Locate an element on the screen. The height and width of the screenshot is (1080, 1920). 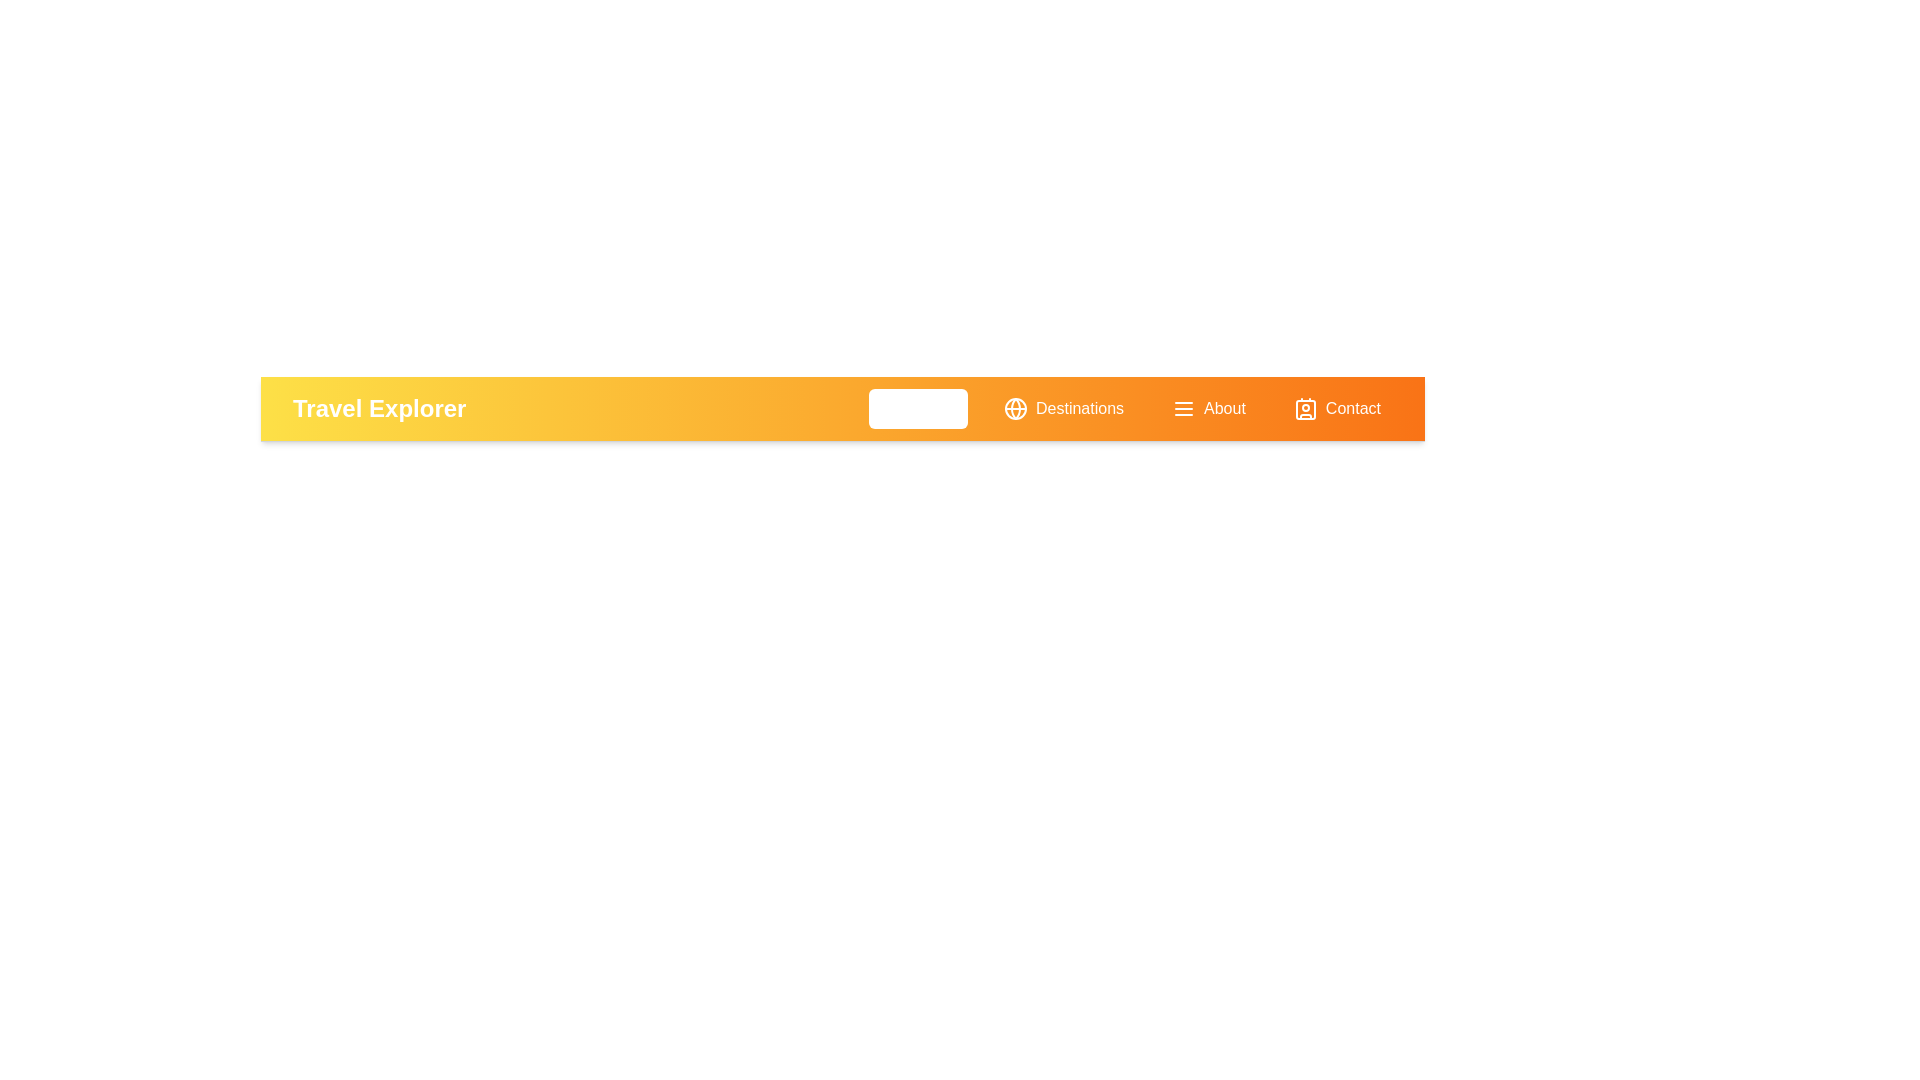
the 'About' section icon in the navigation bar is located at coordinates (1184, 408).